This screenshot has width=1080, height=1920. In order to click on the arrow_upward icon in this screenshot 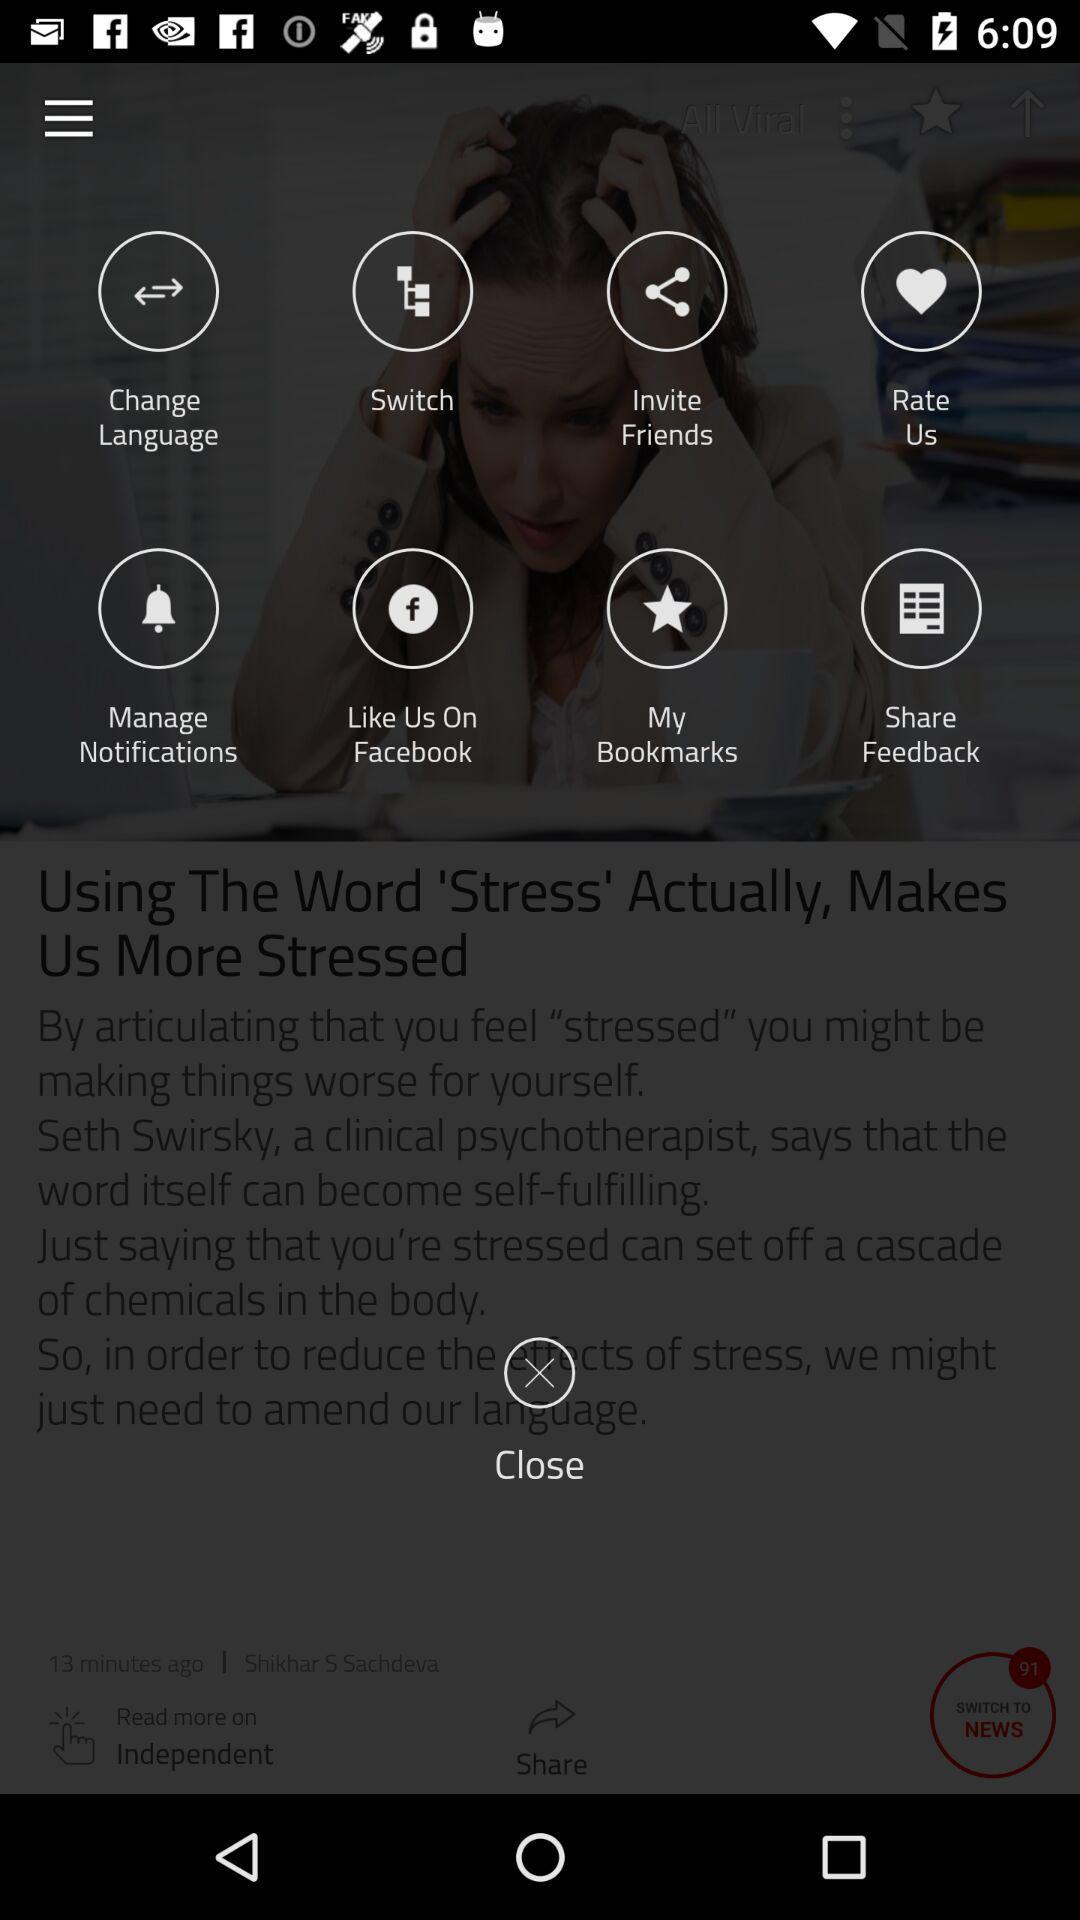, I will do `click(1027, 112)`.